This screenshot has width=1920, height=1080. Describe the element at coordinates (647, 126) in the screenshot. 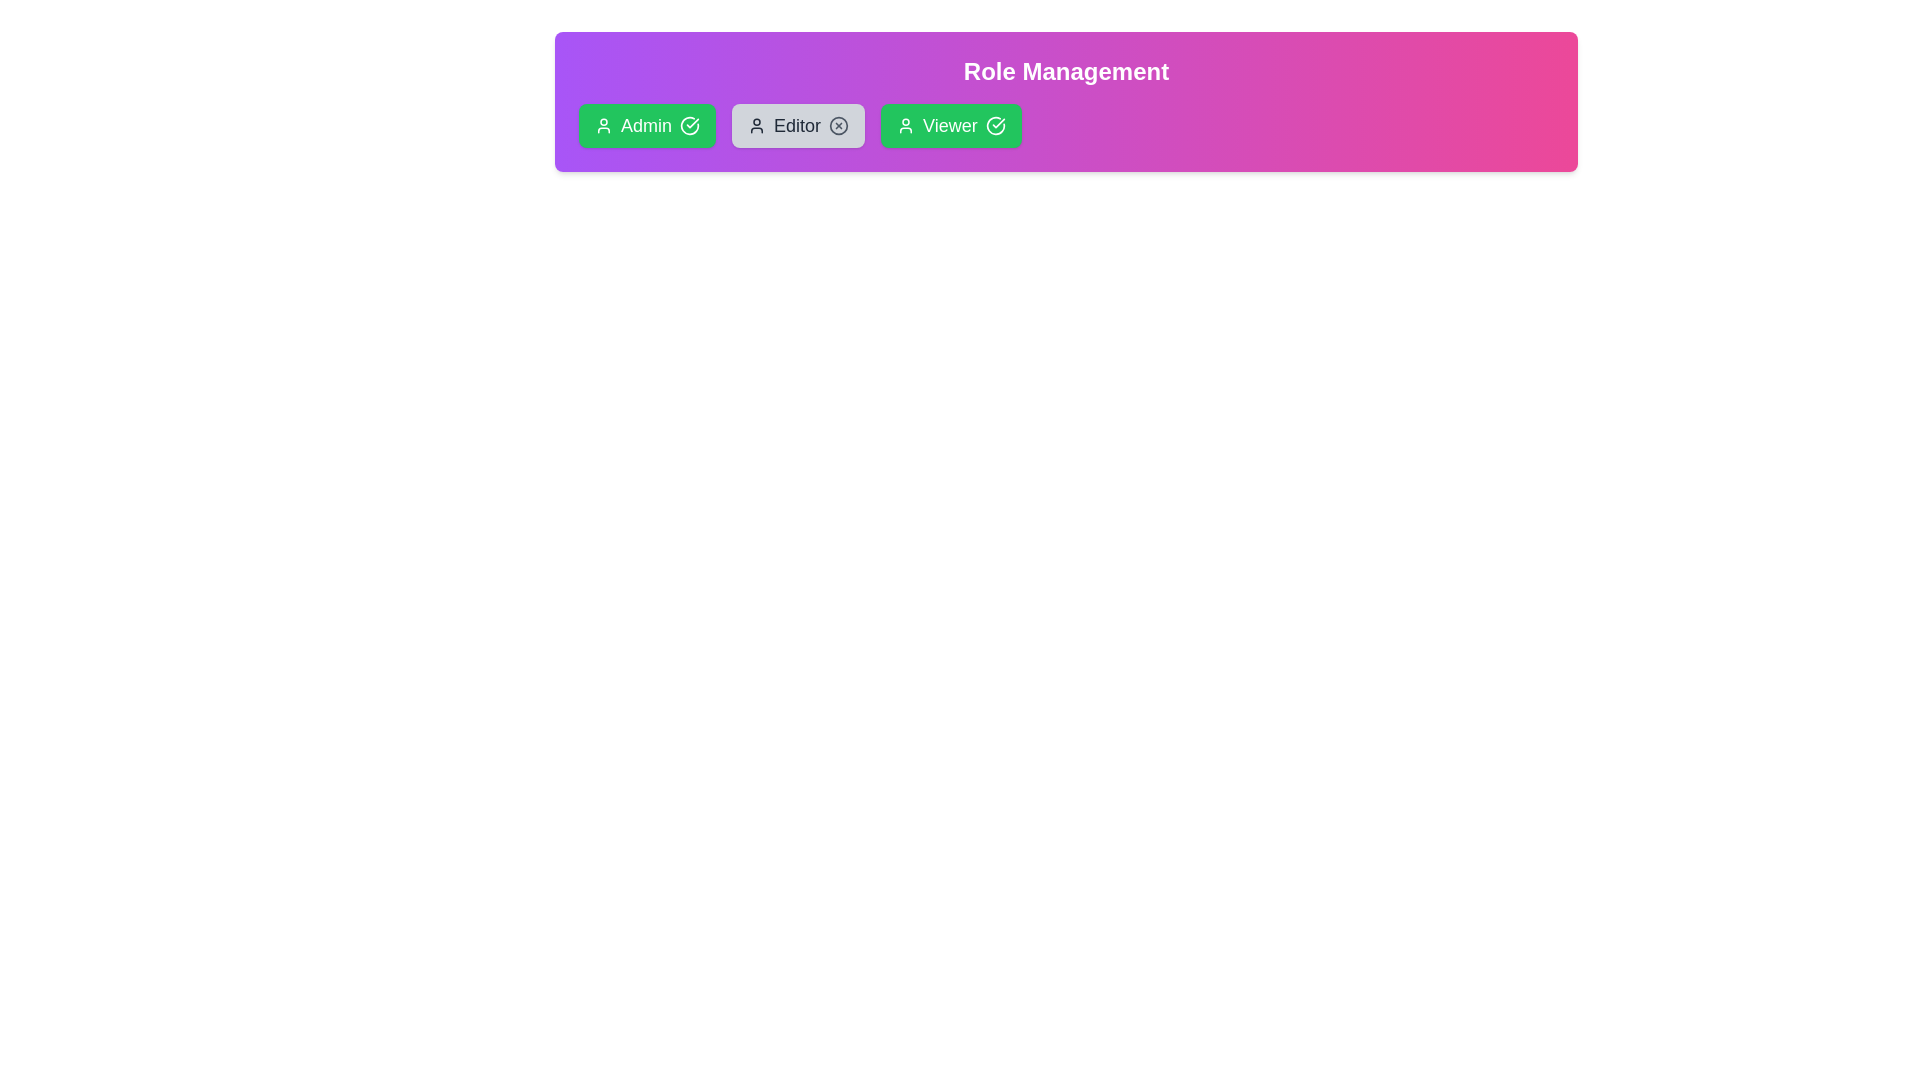

I see `the role Admin by clicking on its card` at that location.